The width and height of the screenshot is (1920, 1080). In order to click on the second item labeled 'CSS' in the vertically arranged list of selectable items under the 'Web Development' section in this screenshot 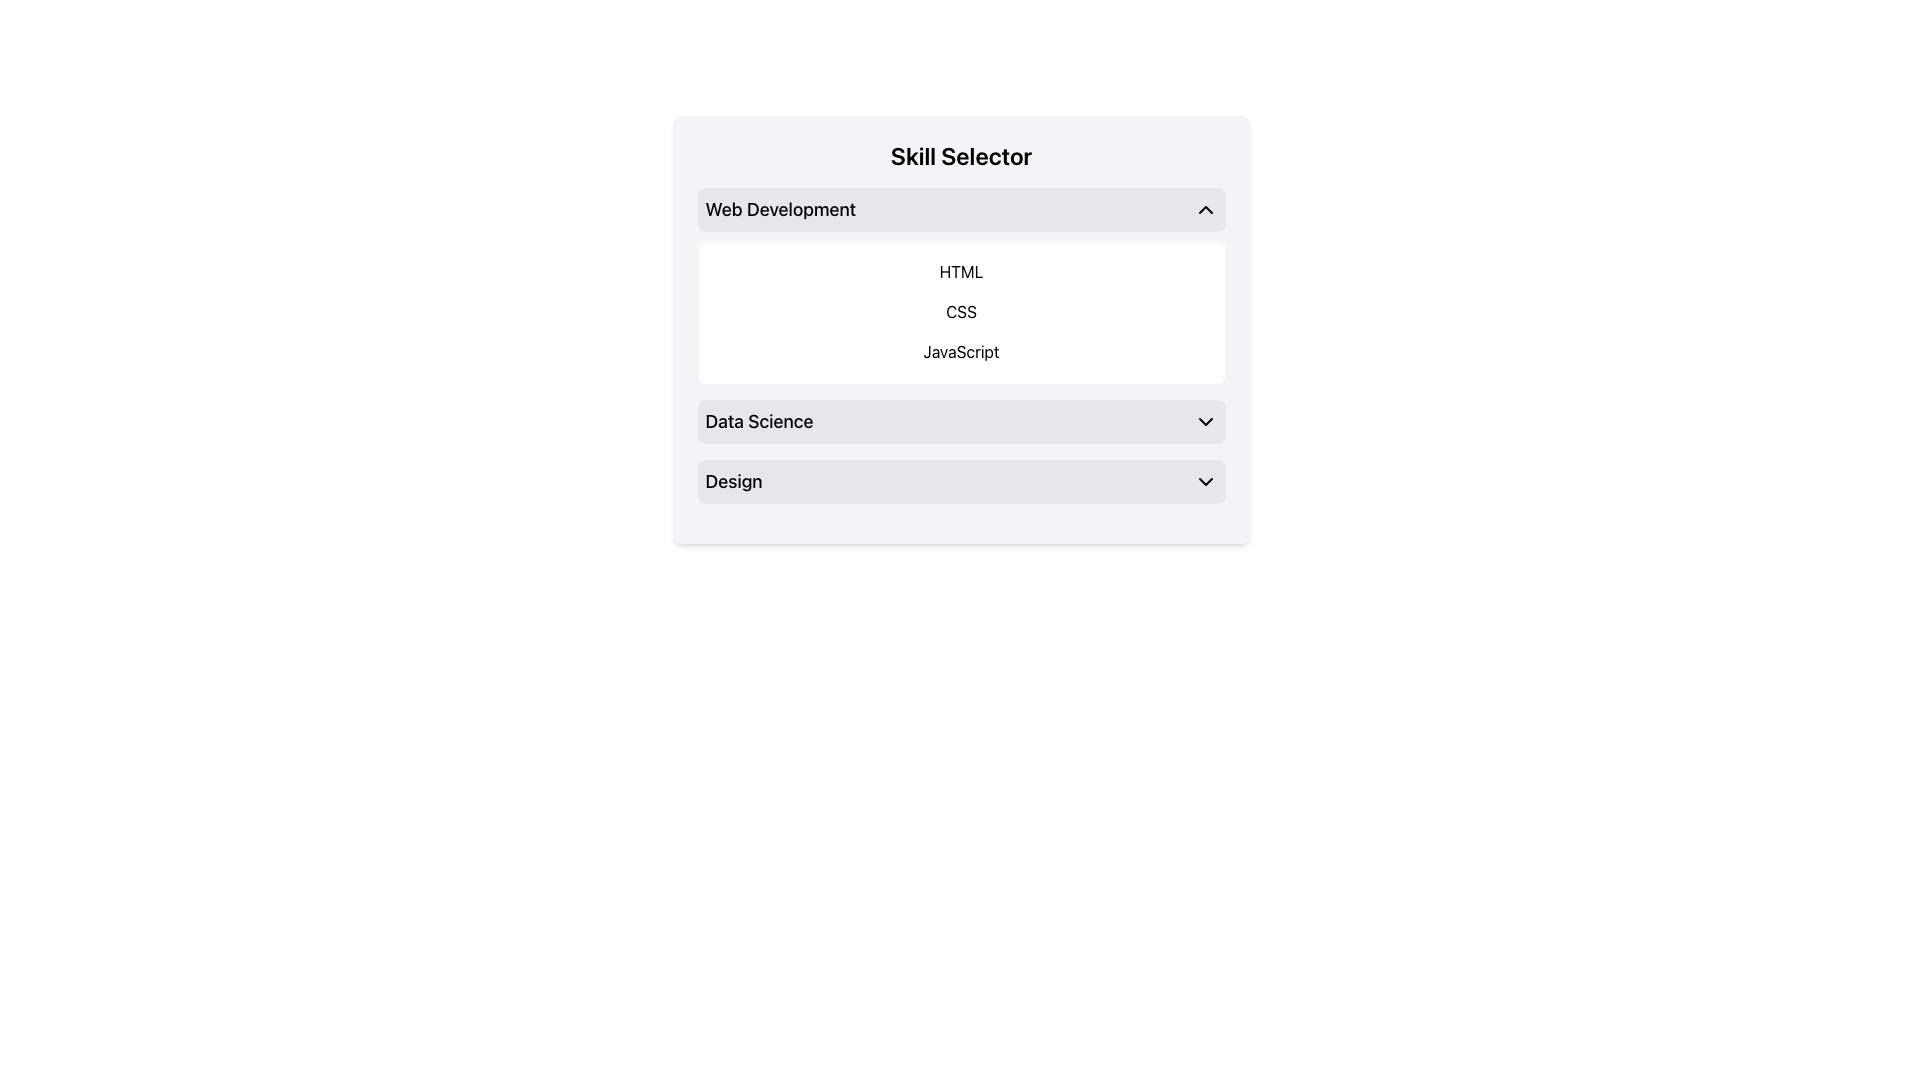, I will do `click(961, 285)`.